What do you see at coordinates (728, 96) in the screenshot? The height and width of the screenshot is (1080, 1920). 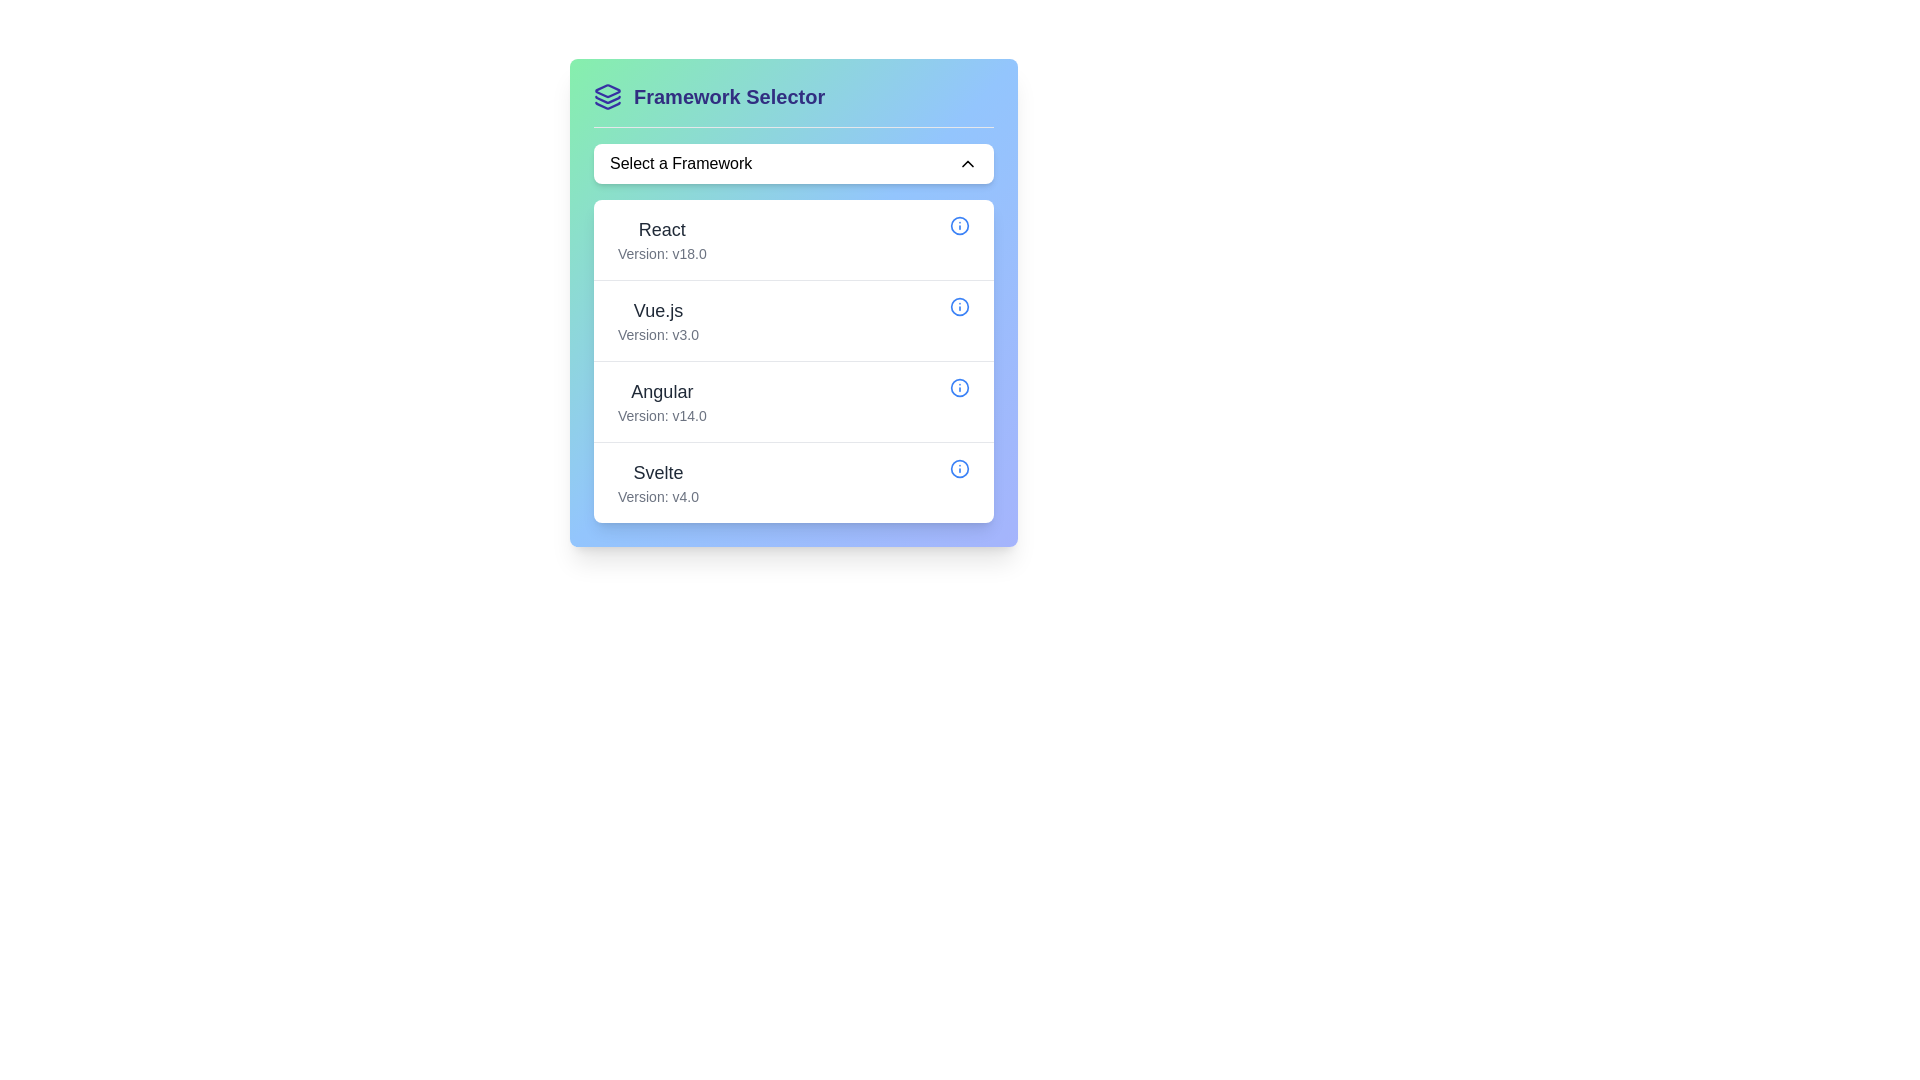 I see `the 'Framework Selector' text label styled in bold, large, indigo font` at bounding box center [728, 96].